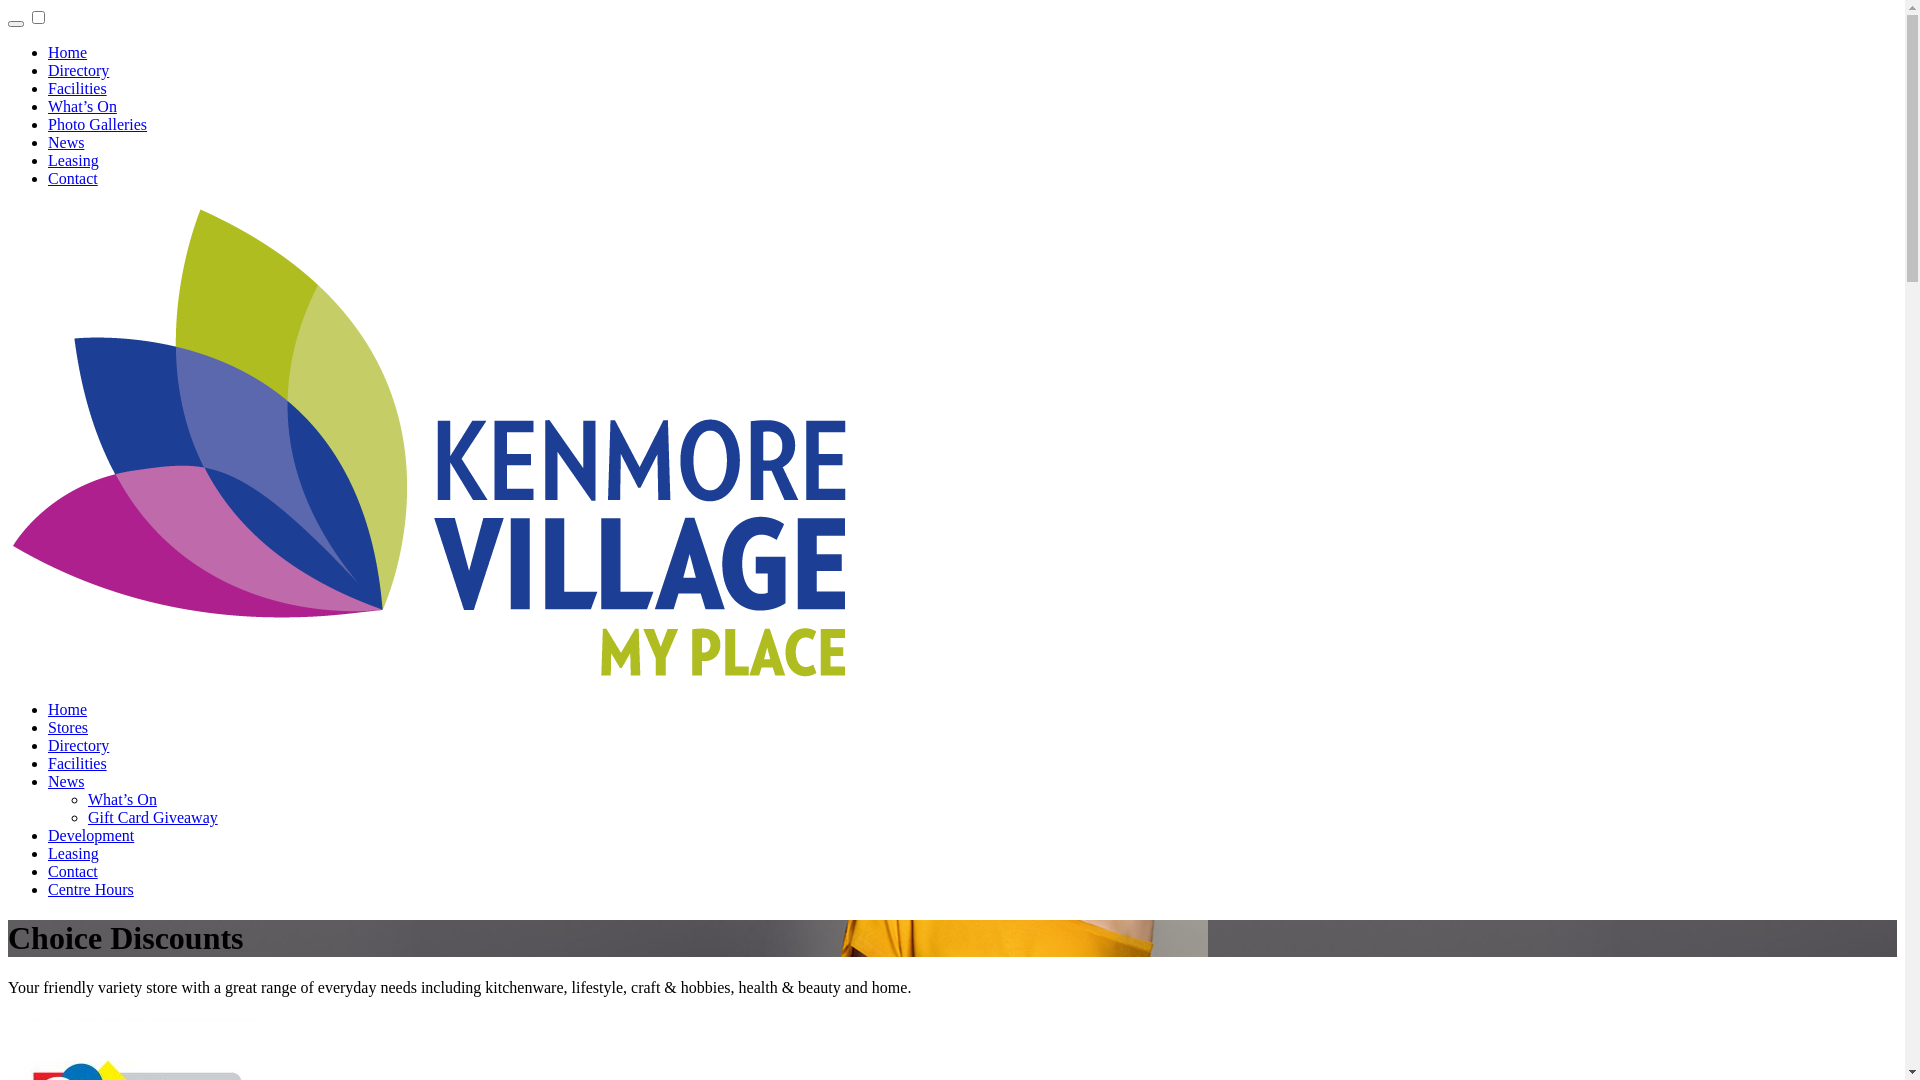  Describe the element at coordinates (77, 87) in the screenshot. I see `'Facilities'` at that location.